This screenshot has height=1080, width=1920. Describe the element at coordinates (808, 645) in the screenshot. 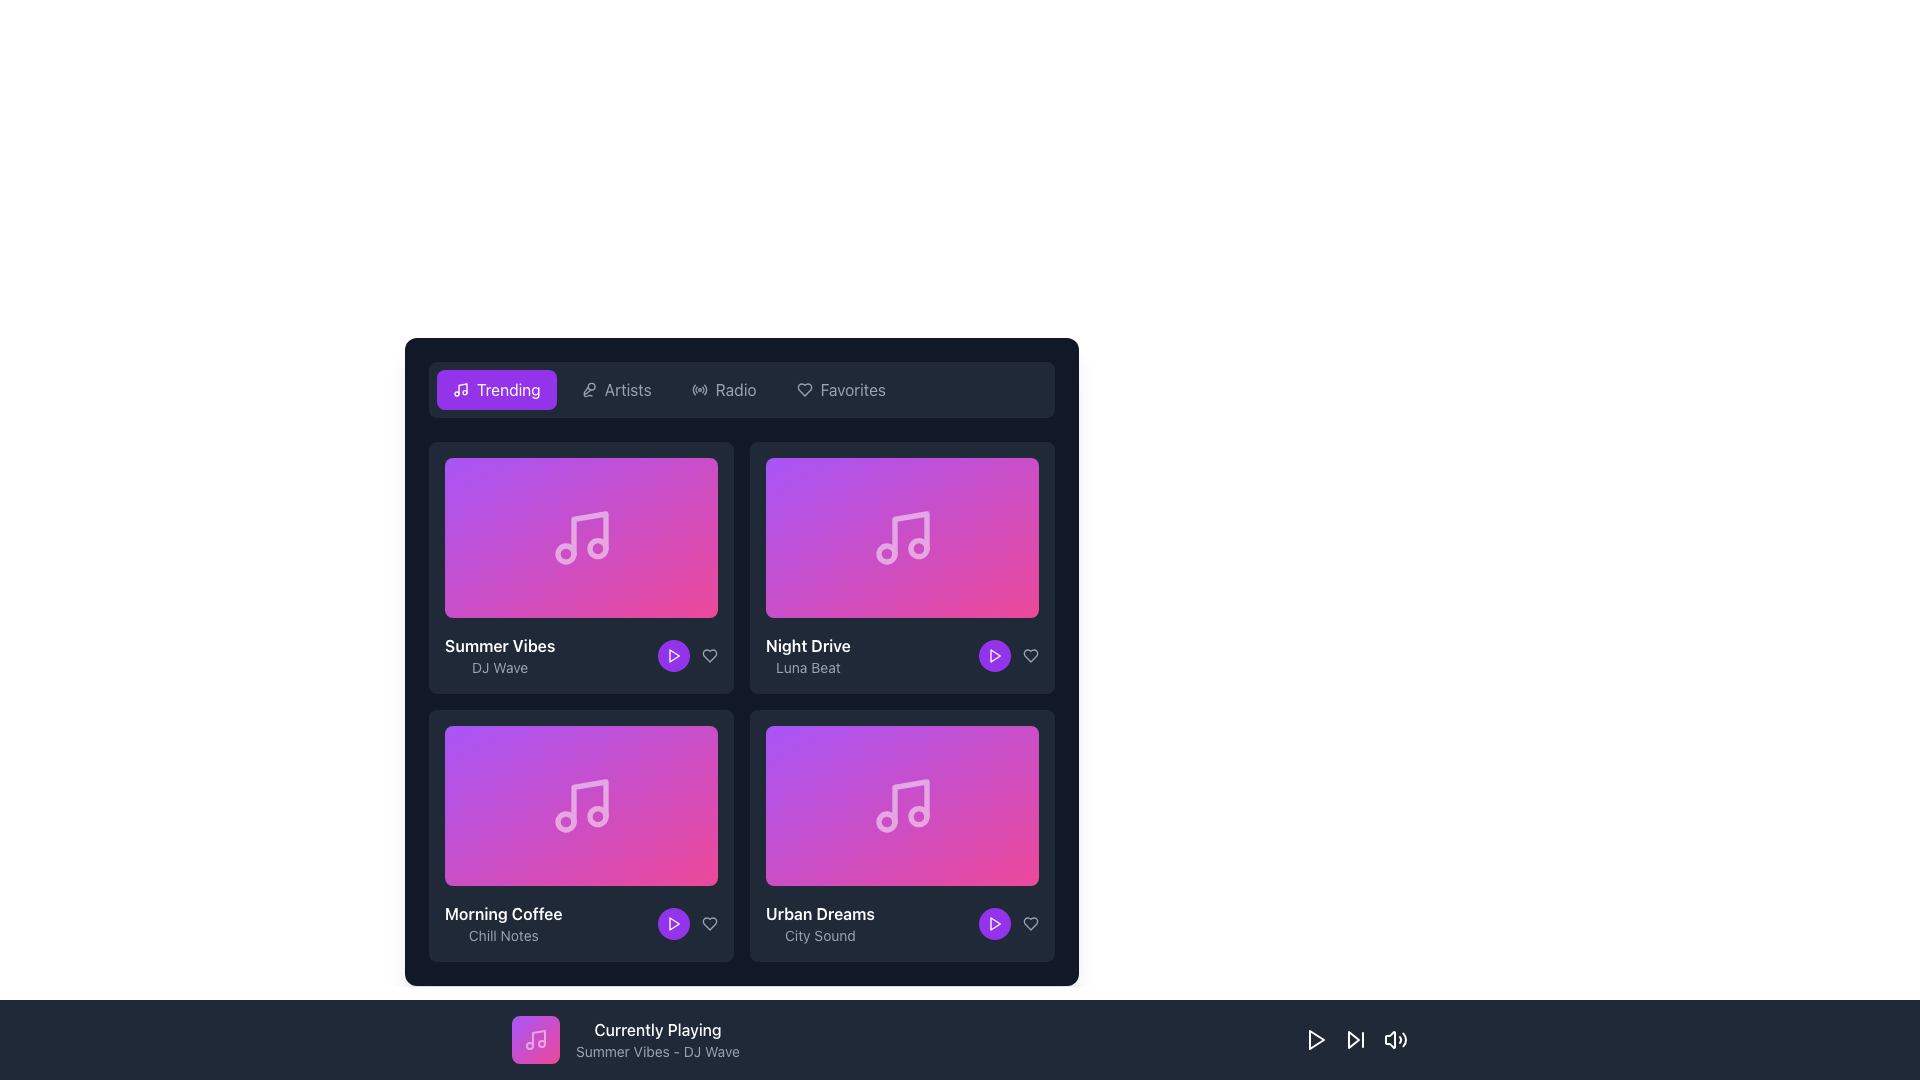

I see `text content of the 'Night Drive' label, which is displayed in bold white font above the 'Luna Beat' label on a dark background` at that location.